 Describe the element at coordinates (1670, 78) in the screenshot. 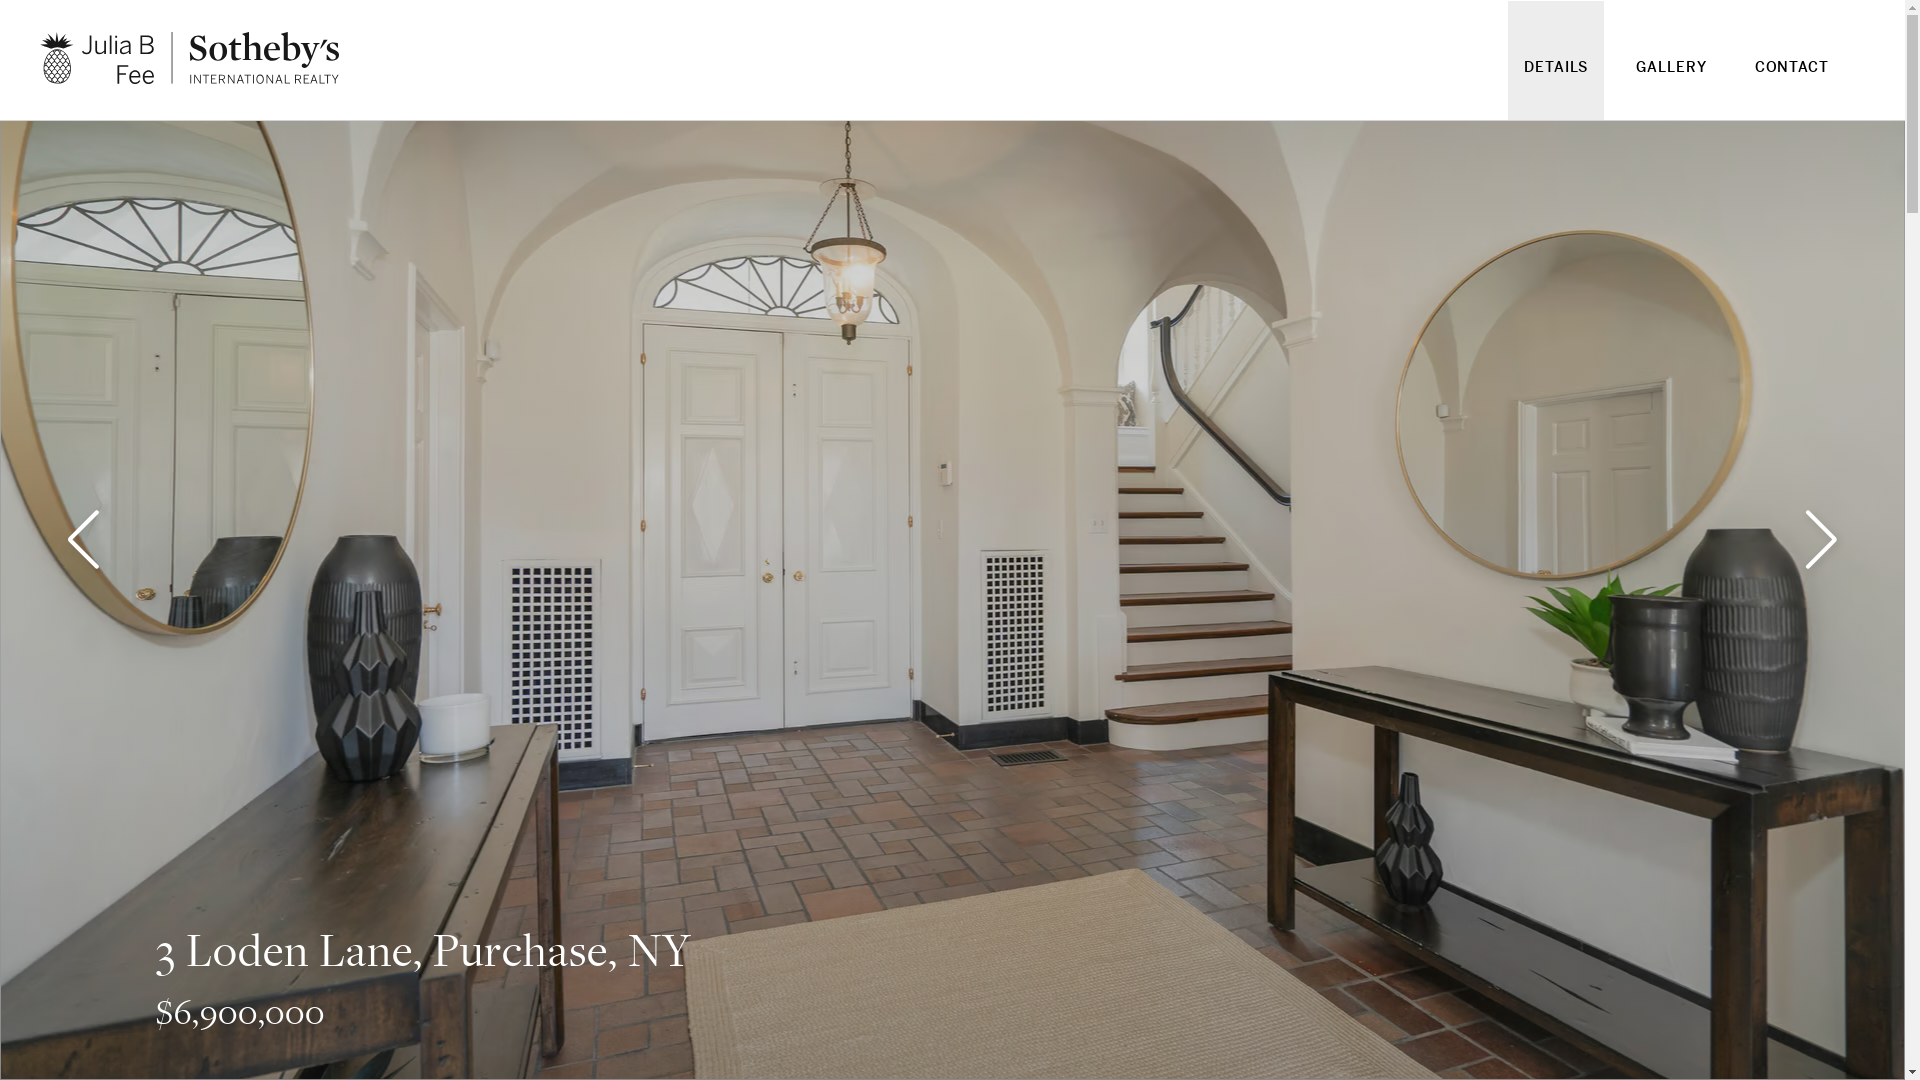

I see `'GALLERY'` at that location.